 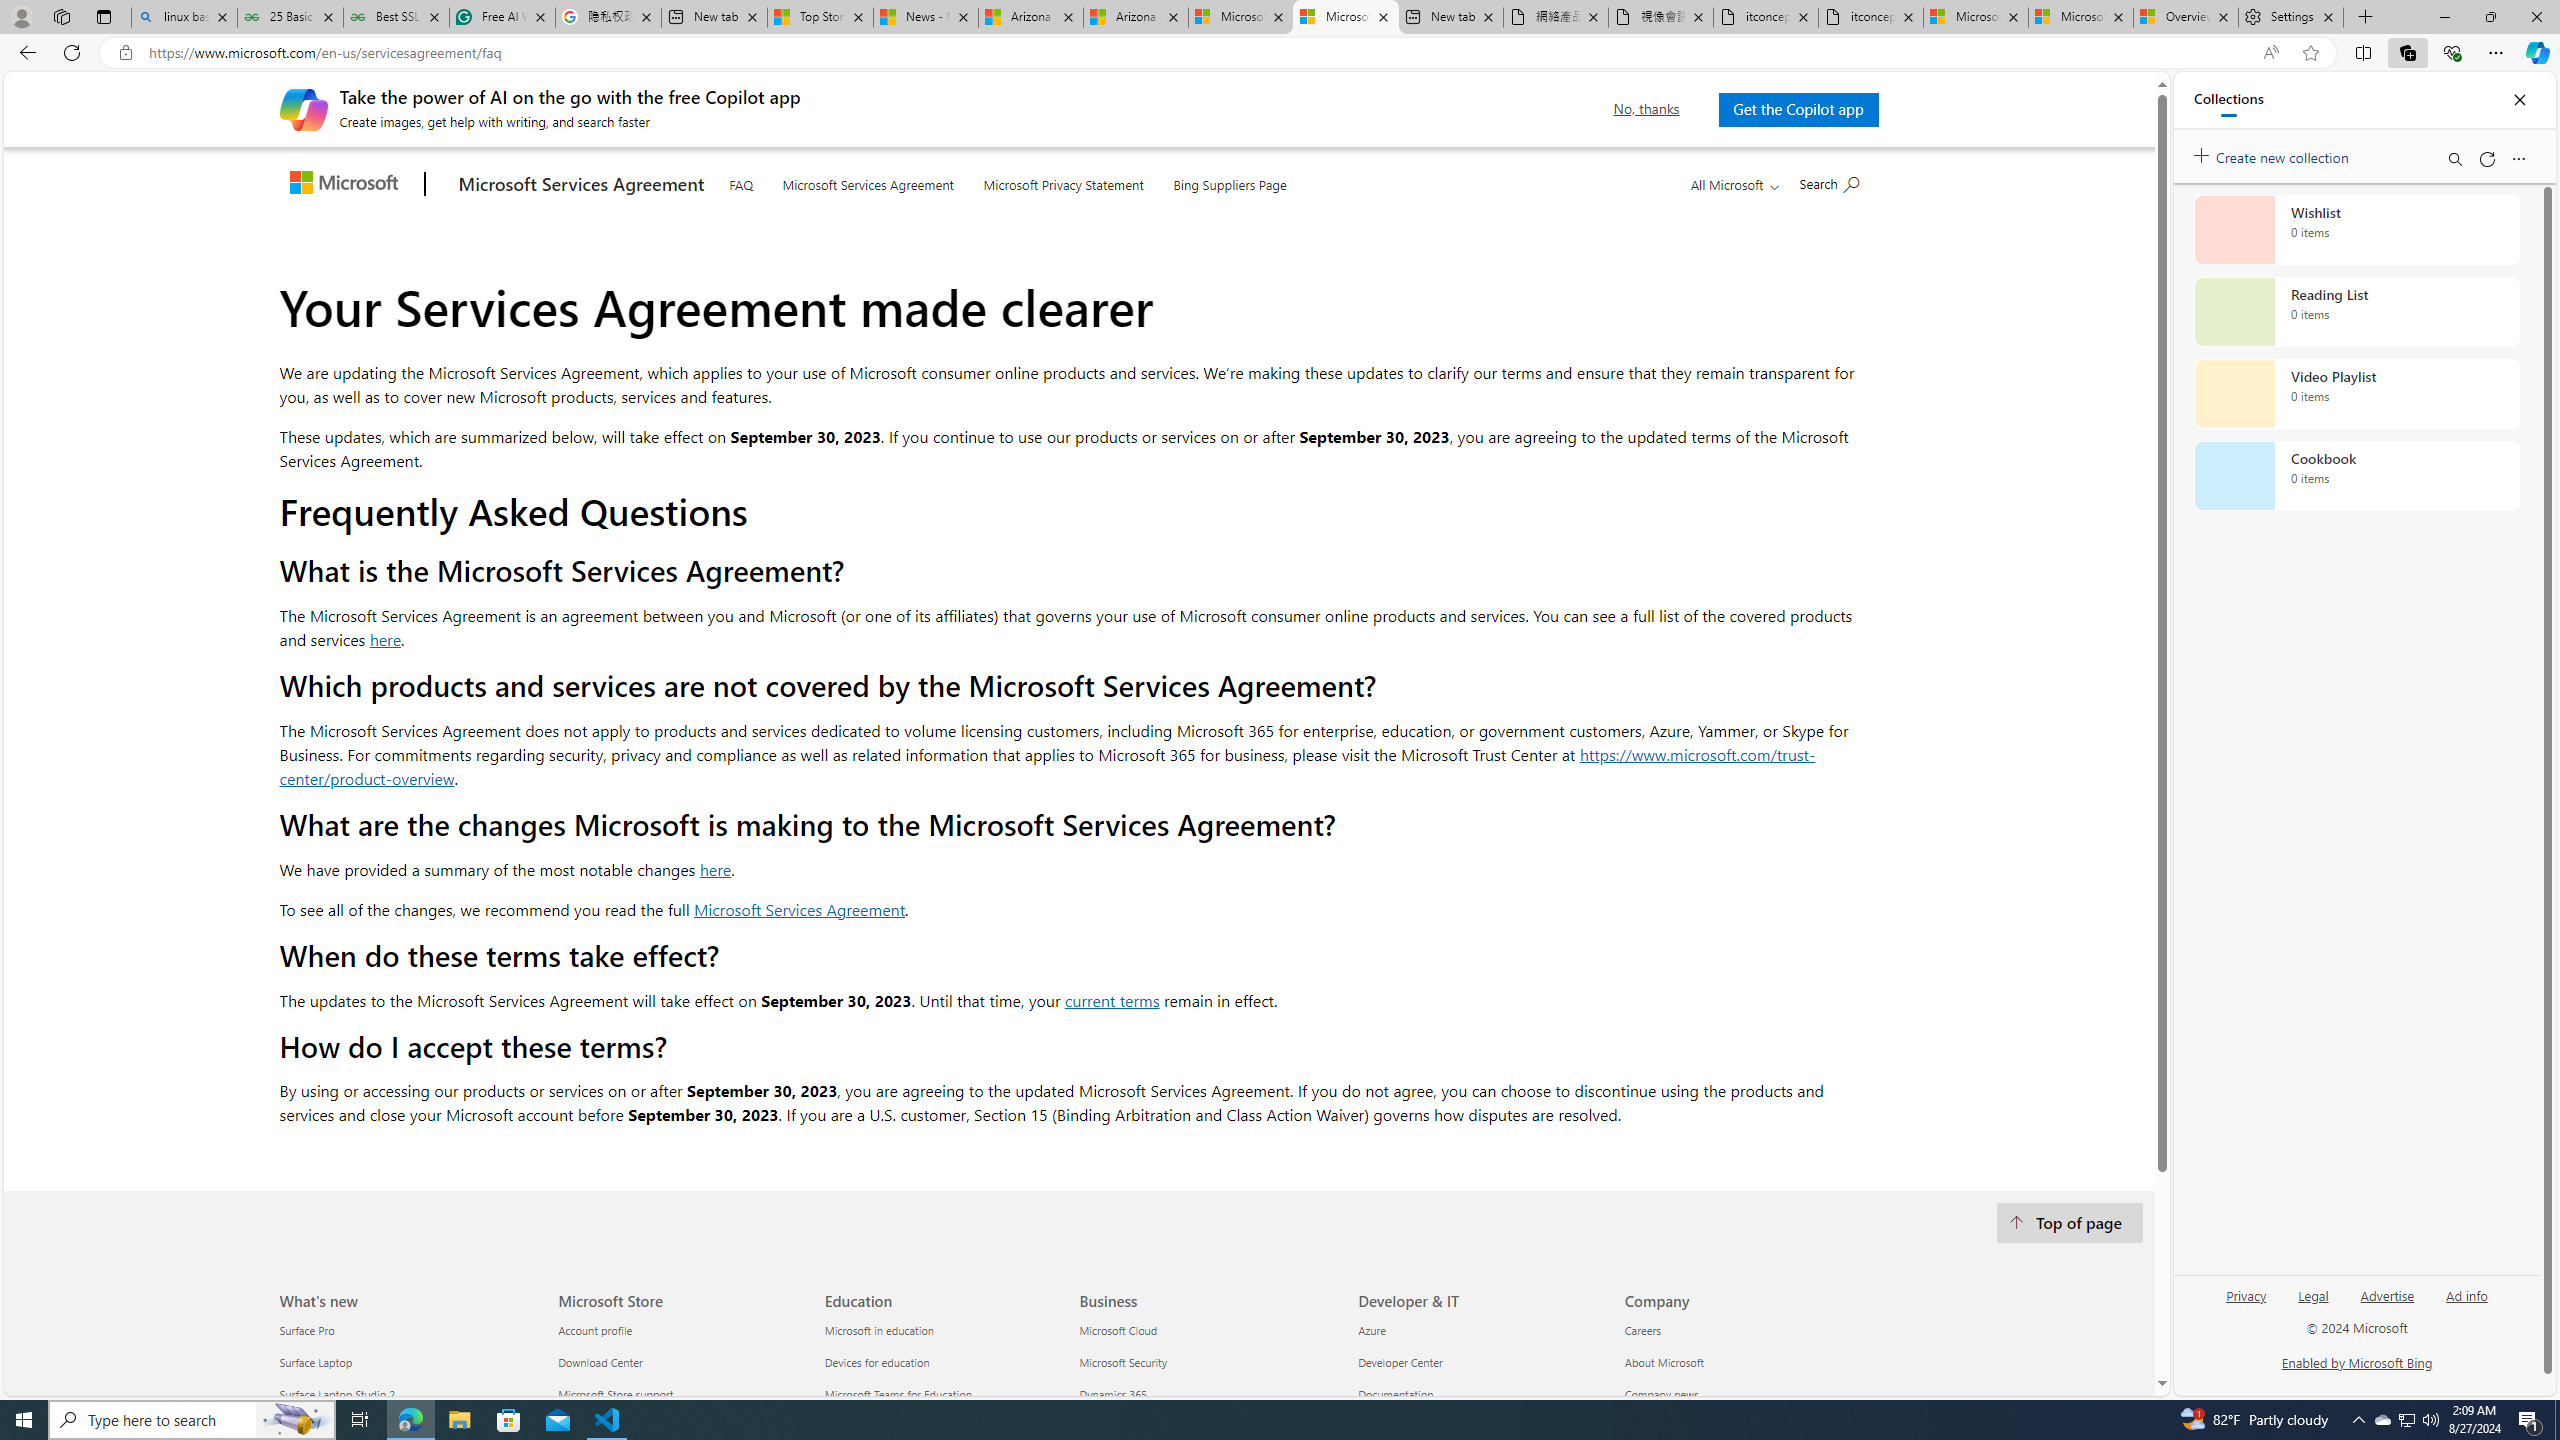 I want to click on 'Developer Center Developer & IT', so click(x=1399, y=1362).